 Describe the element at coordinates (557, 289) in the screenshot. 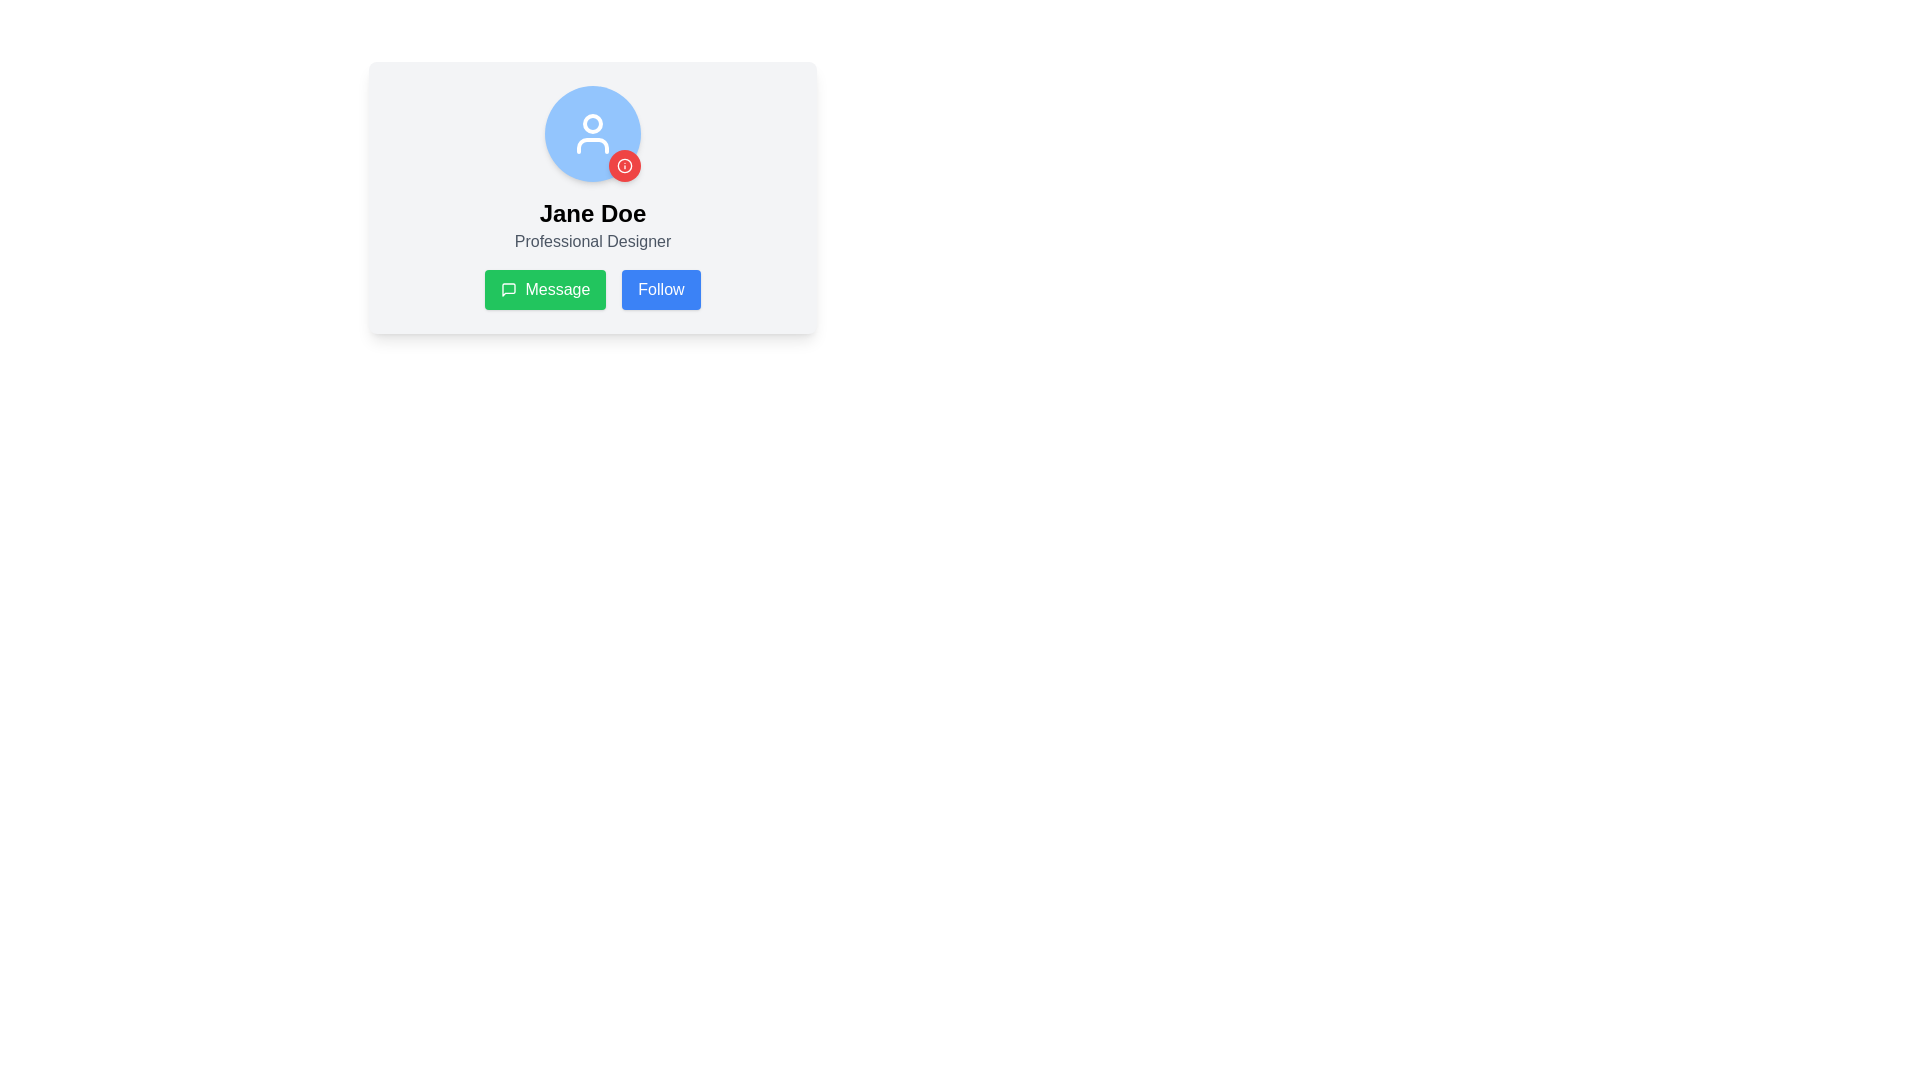

I see `the 'Message' button, which contains the text label indicating the action to send a message to the profile owner` at that location.